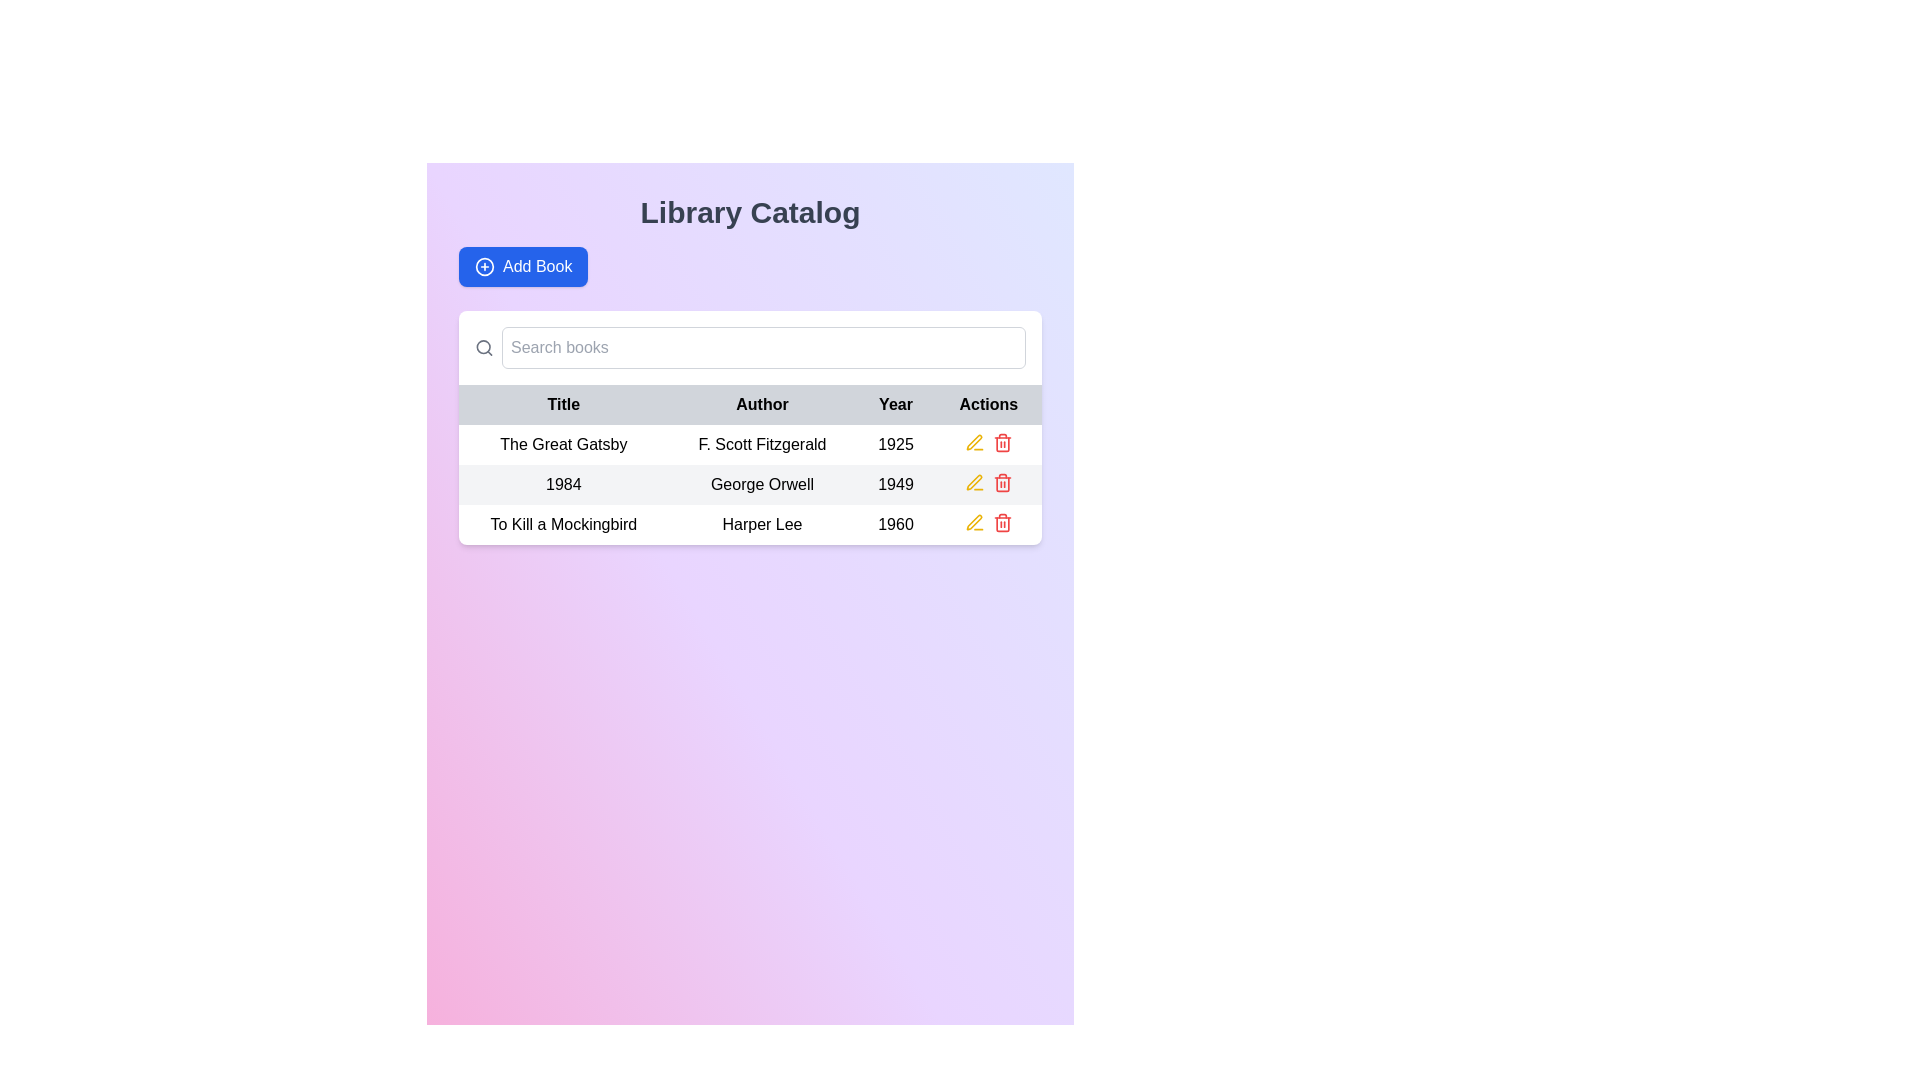 The height and width of the screenshot is (1080, 1920). Describe the element at coordinates (1002, 442) in the screenshot. I see `the delete button located in the 'Actions' column of the third row in the table` at that location.